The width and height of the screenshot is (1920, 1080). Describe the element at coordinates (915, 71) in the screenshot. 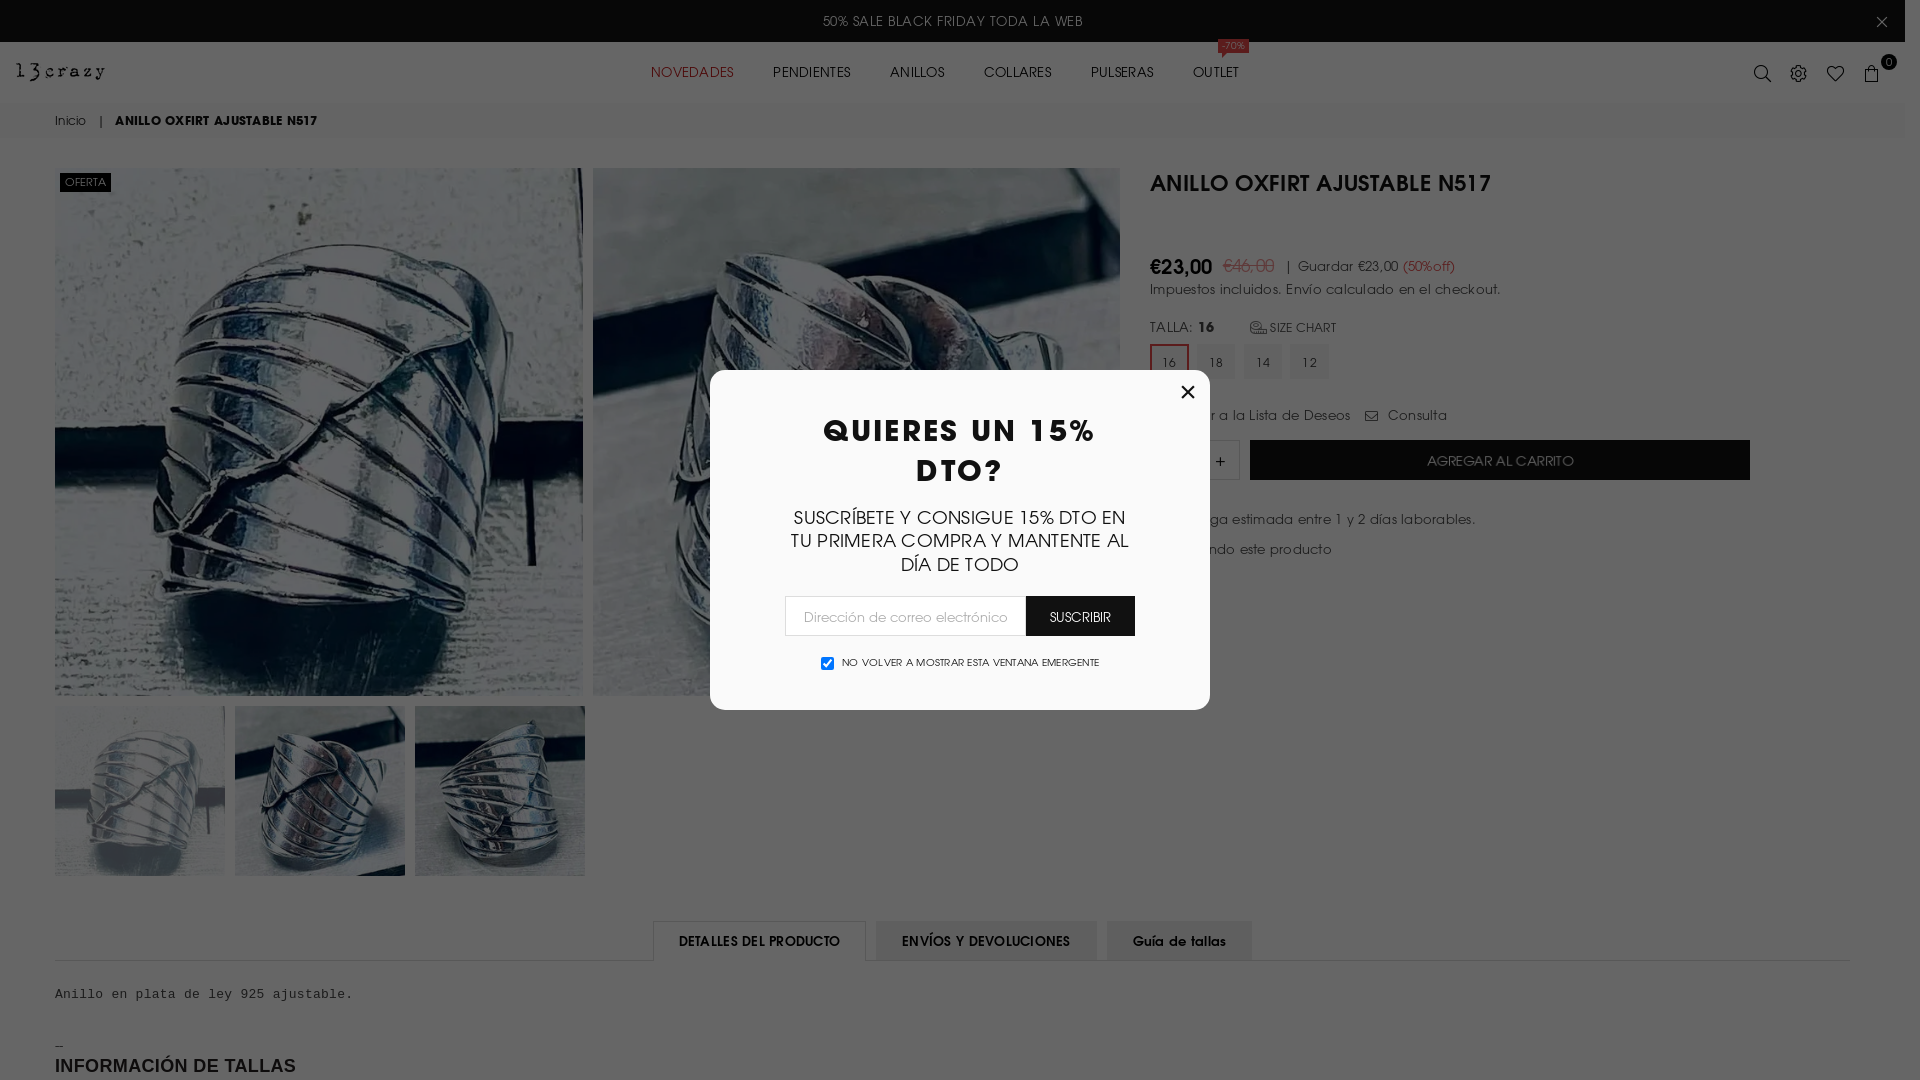

I see `'ANILLOS'` at that location.